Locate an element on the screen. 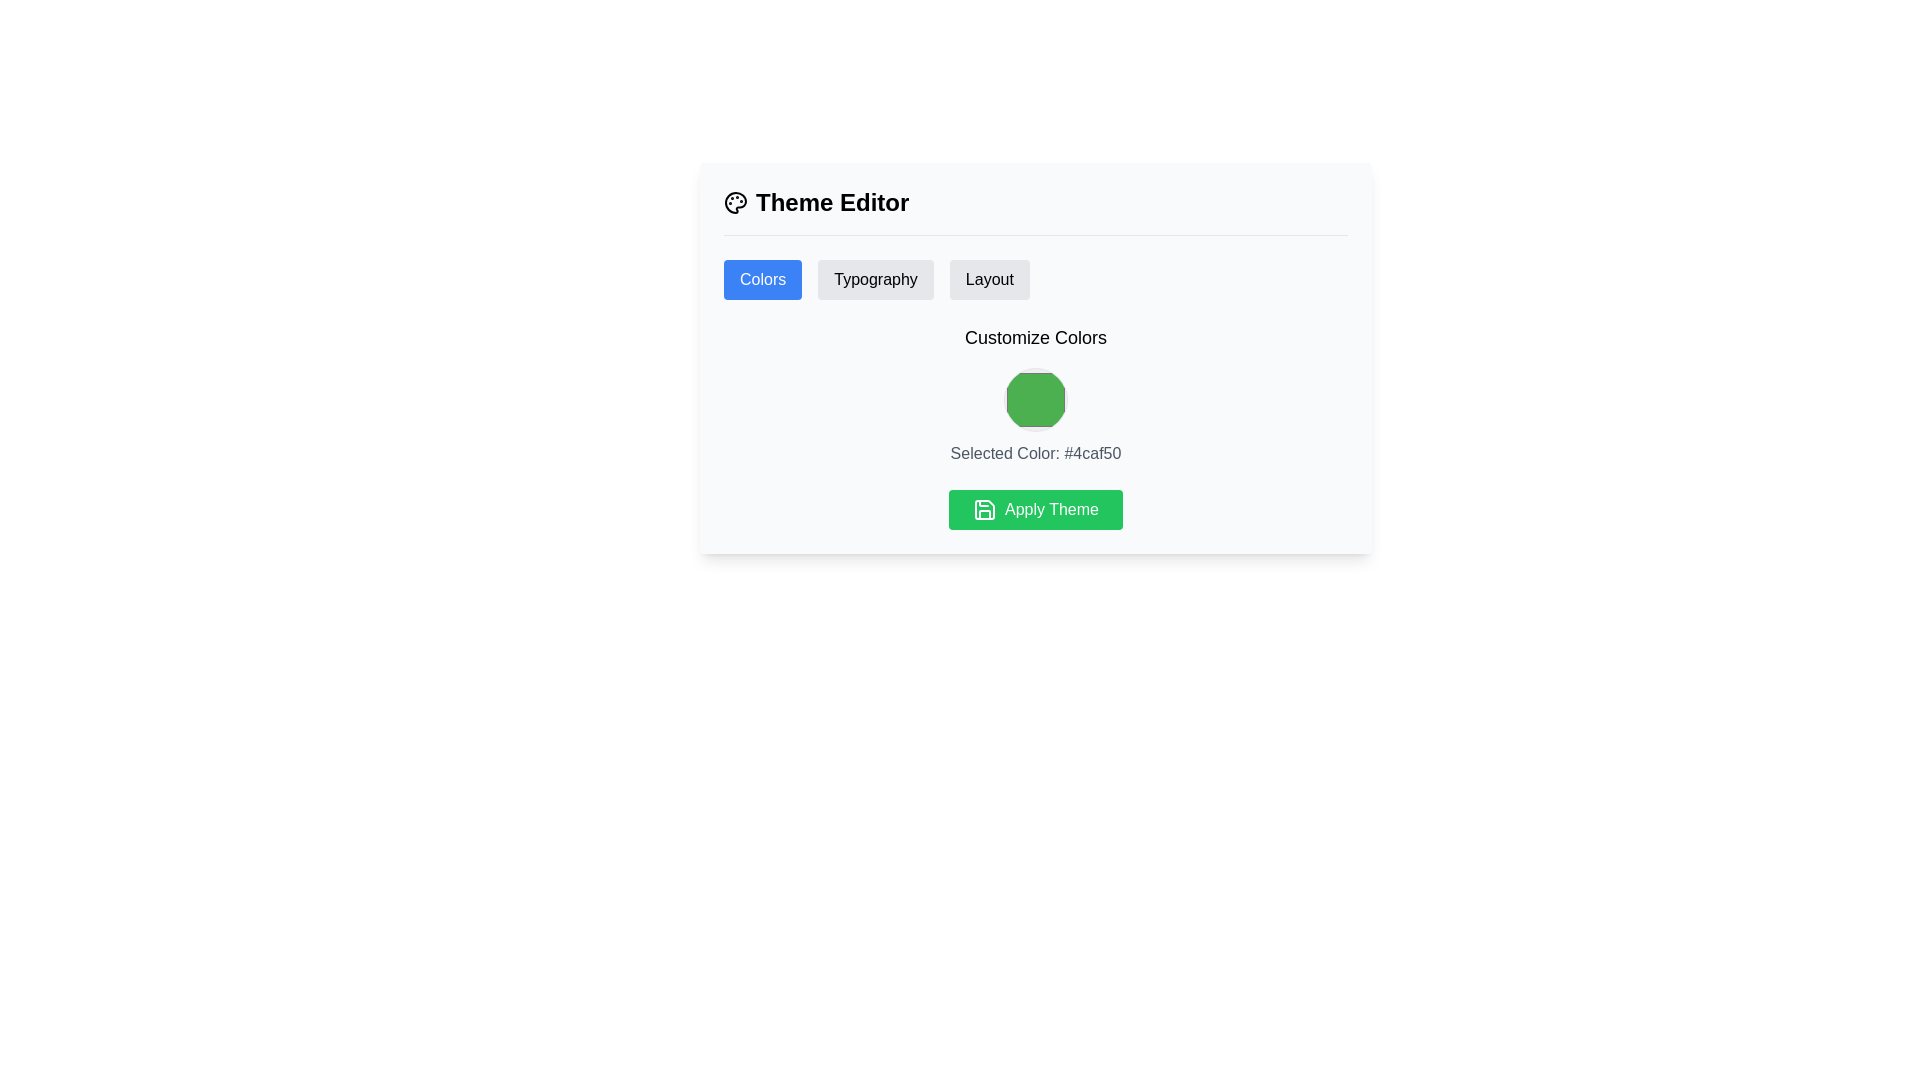 The width and height of the screenshot is (1920, 1080). the green button labeled 'Apply Theme' located at the center of the Theme Editor card to apply the theme is located at coordinates (1036, 508).